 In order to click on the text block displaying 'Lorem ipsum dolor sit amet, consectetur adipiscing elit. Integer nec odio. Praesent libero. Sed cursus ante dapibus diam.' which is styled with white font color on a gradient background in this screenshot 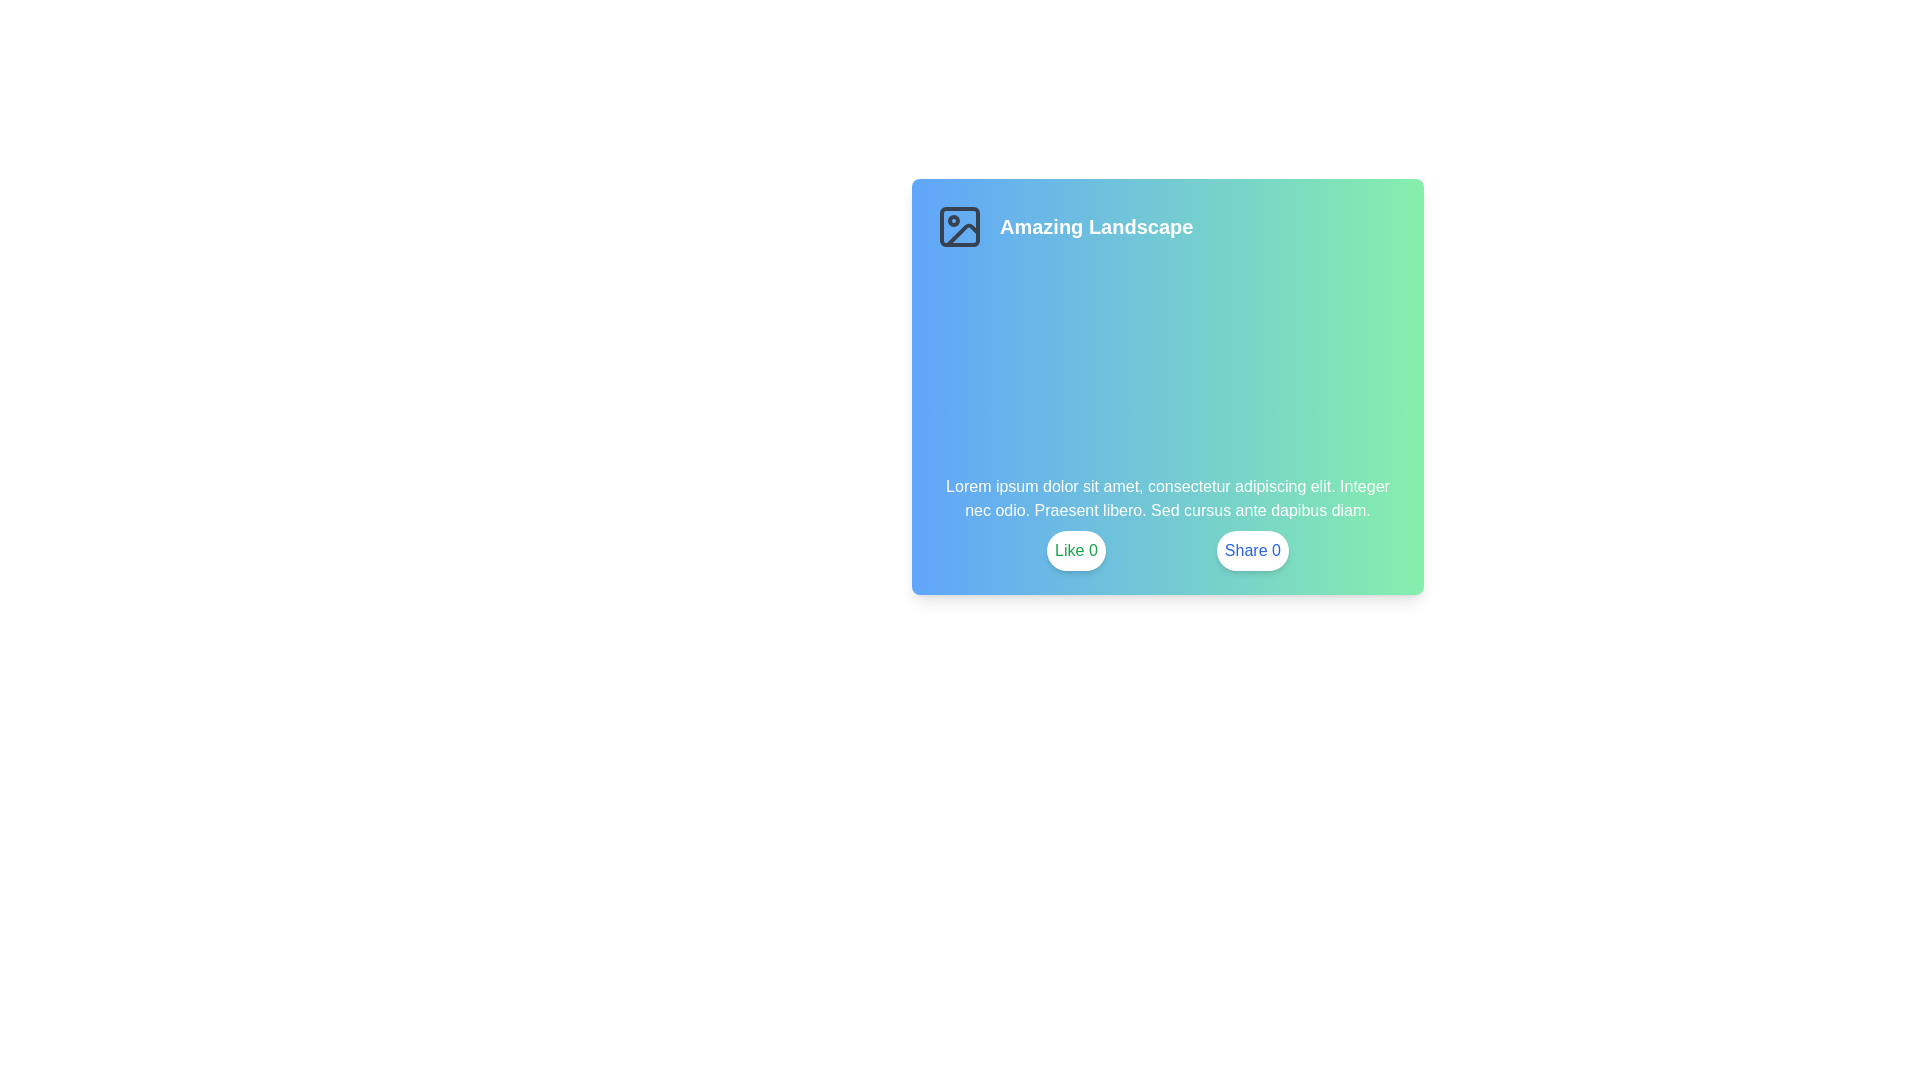, I will do `click(1167, 497)`.